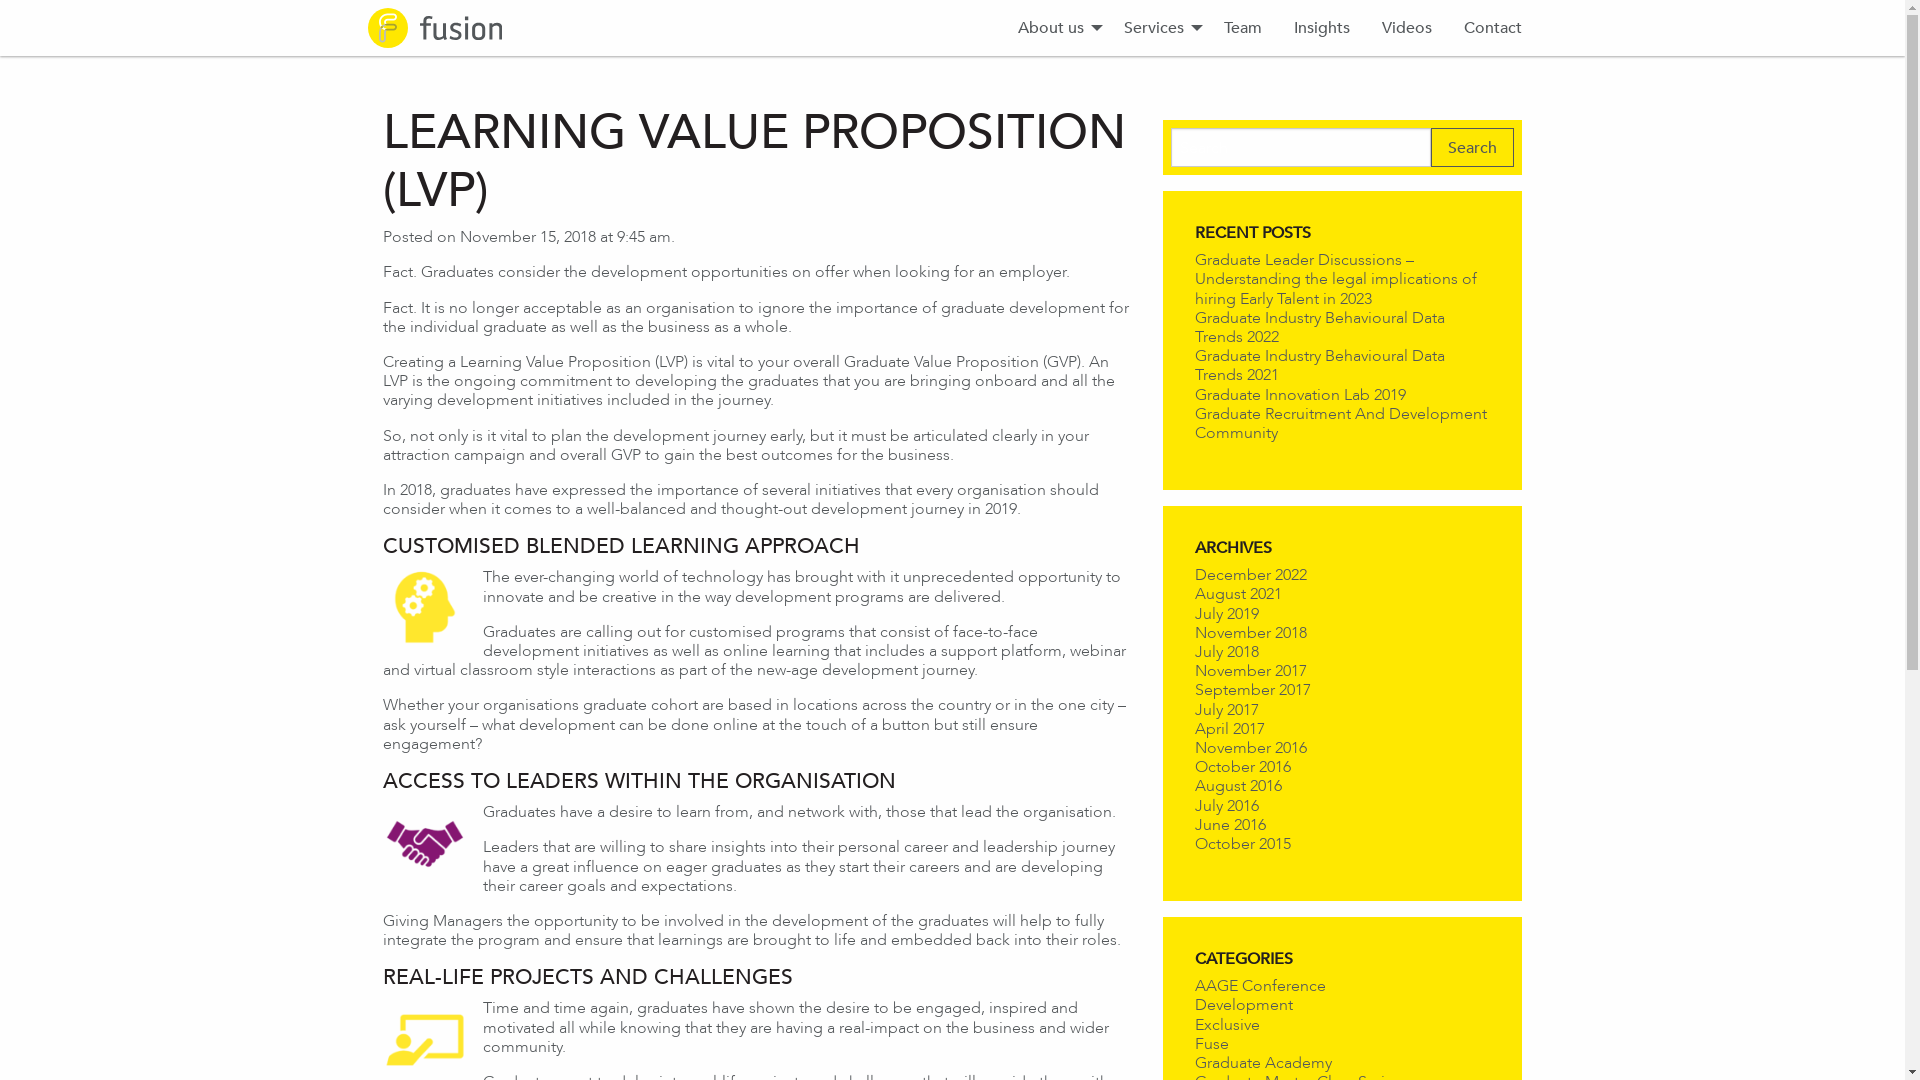 The image size is (1920, 1080). I want to click on 'Team', so click(1242, 27).